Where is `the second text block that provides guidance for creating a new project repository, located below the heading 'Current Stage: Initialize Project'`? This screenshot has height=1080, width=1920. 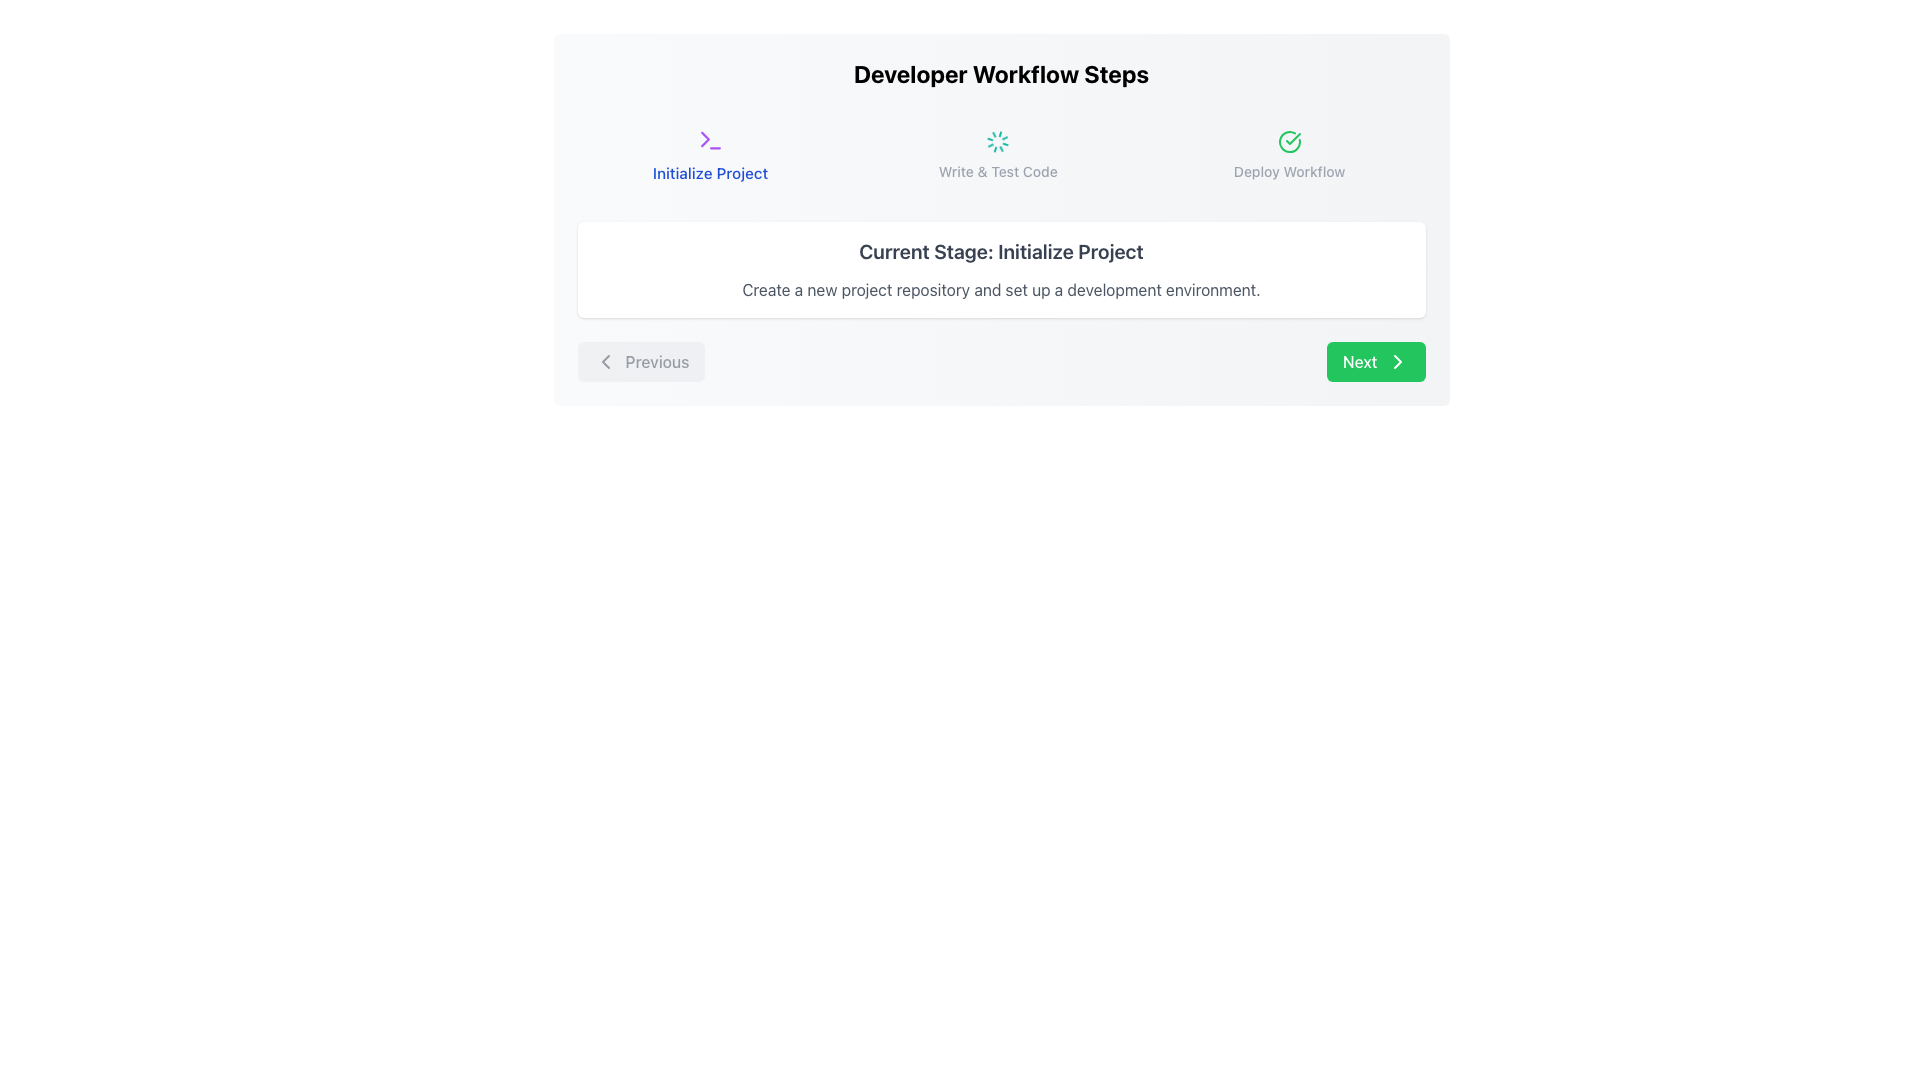
the second text block that provides guidance for creating a new project repository, located below the heading 'Current Stage: Initialize Project' is located at coordinates (1001, 289).